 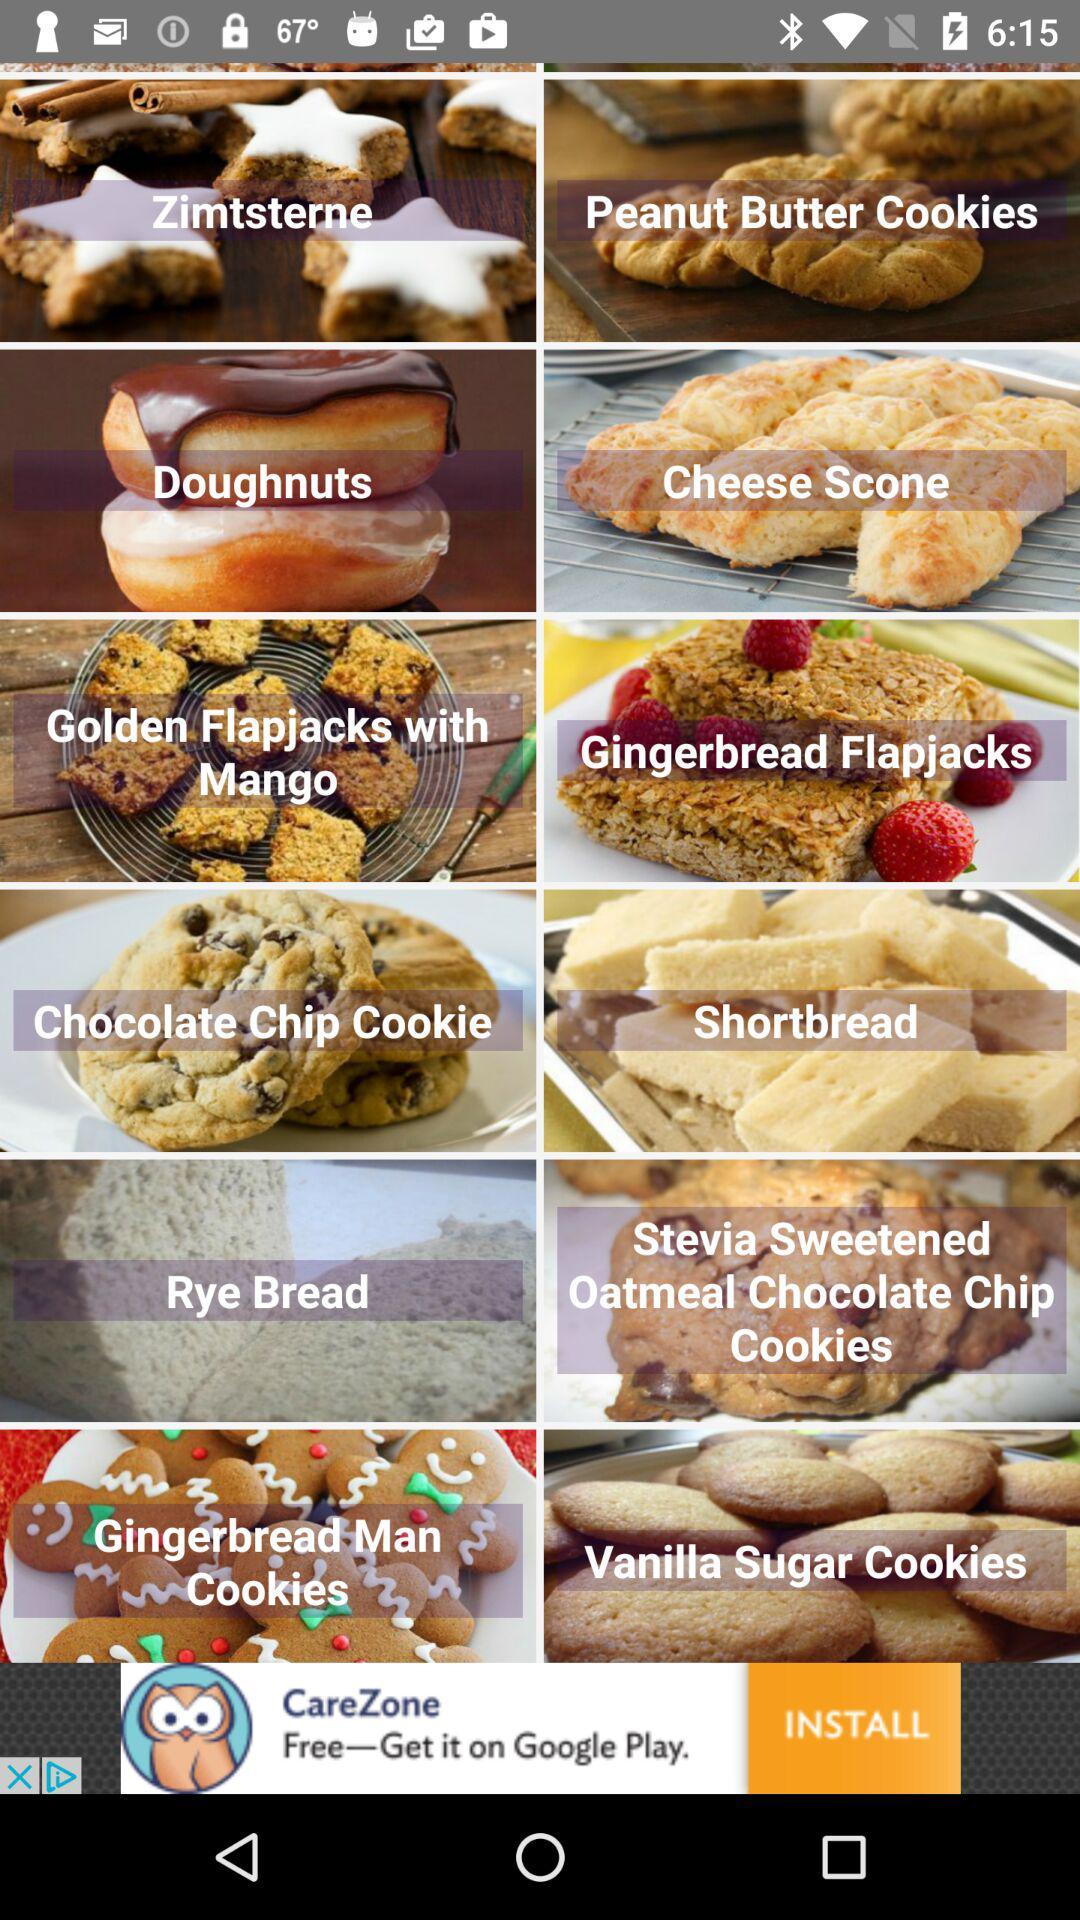 I want to click on advertisement, so click(x=540, y=1727).